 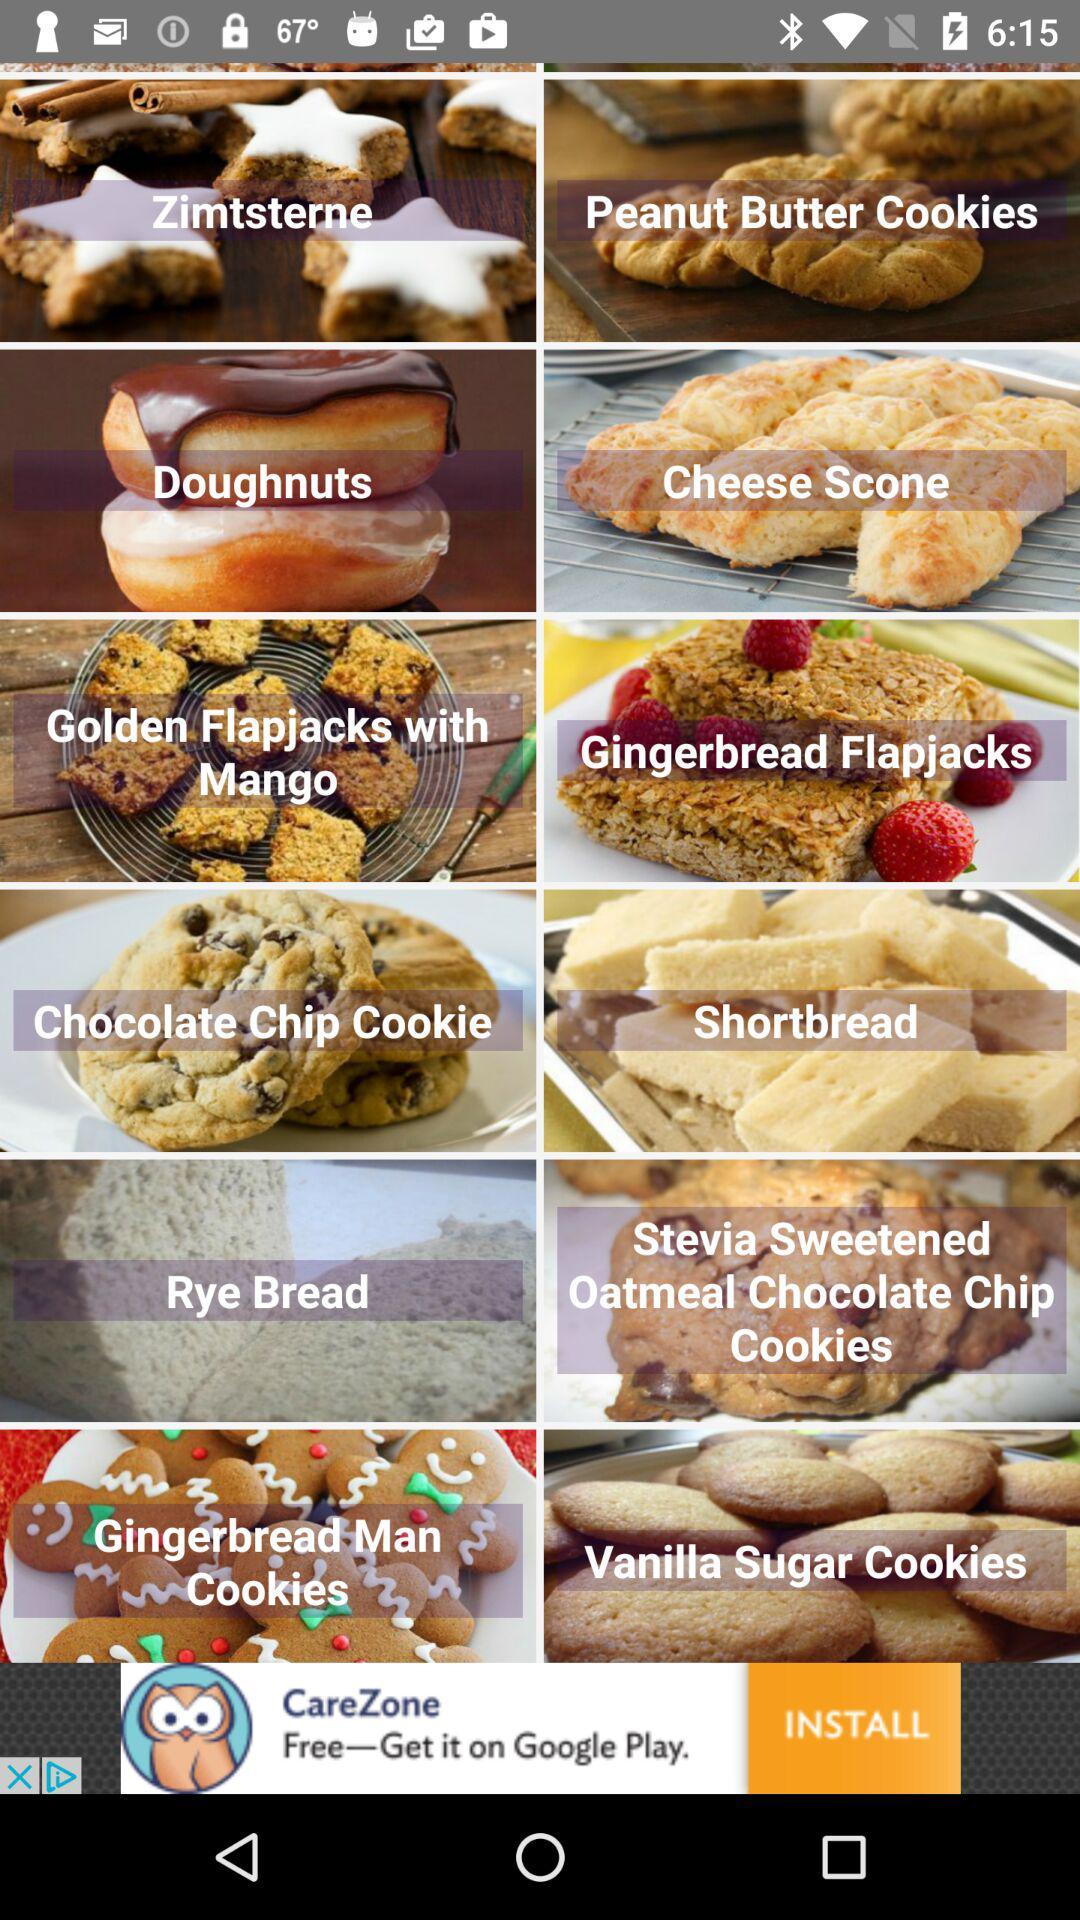 I want to click on advertisement, so click(x=540, y=1727).